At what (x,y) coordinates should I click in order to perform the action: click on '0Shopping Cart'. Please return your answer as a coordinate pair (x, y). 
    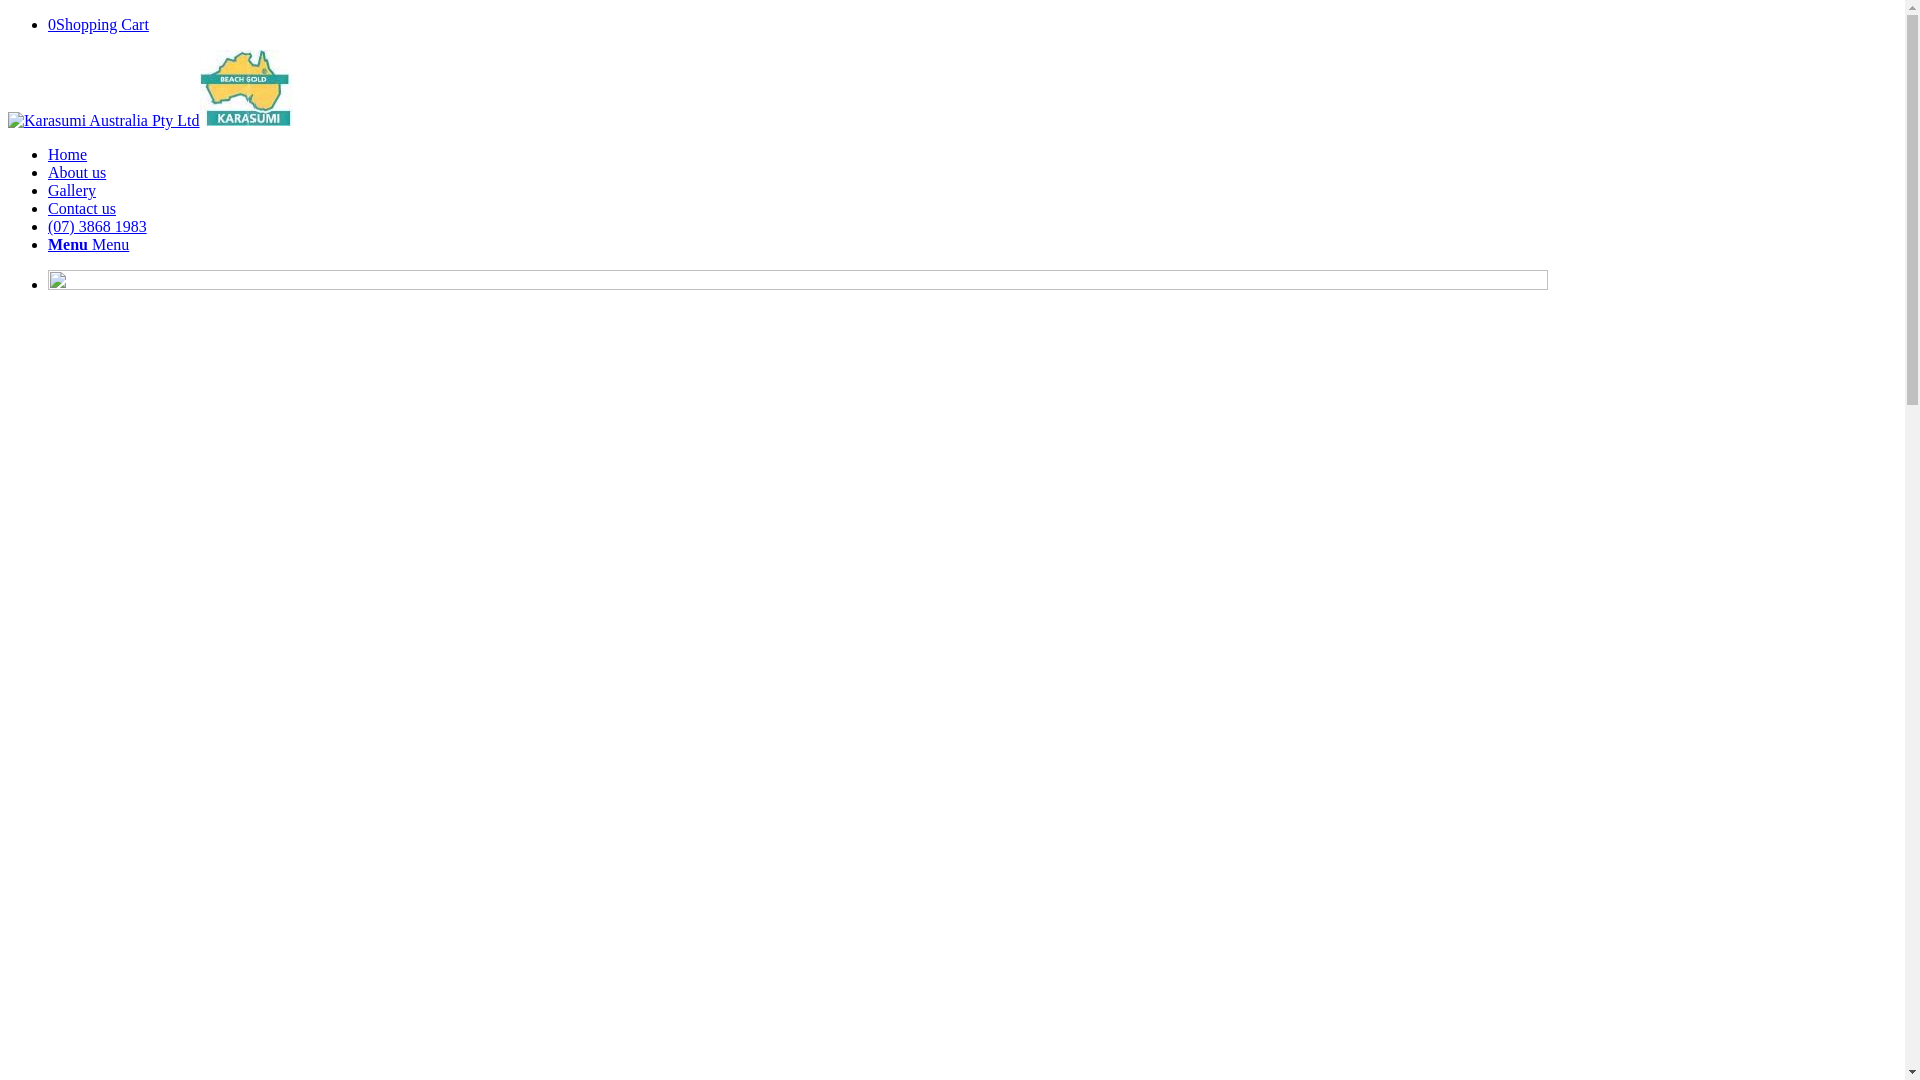
    Looking at the image, I should click on (97, 24).